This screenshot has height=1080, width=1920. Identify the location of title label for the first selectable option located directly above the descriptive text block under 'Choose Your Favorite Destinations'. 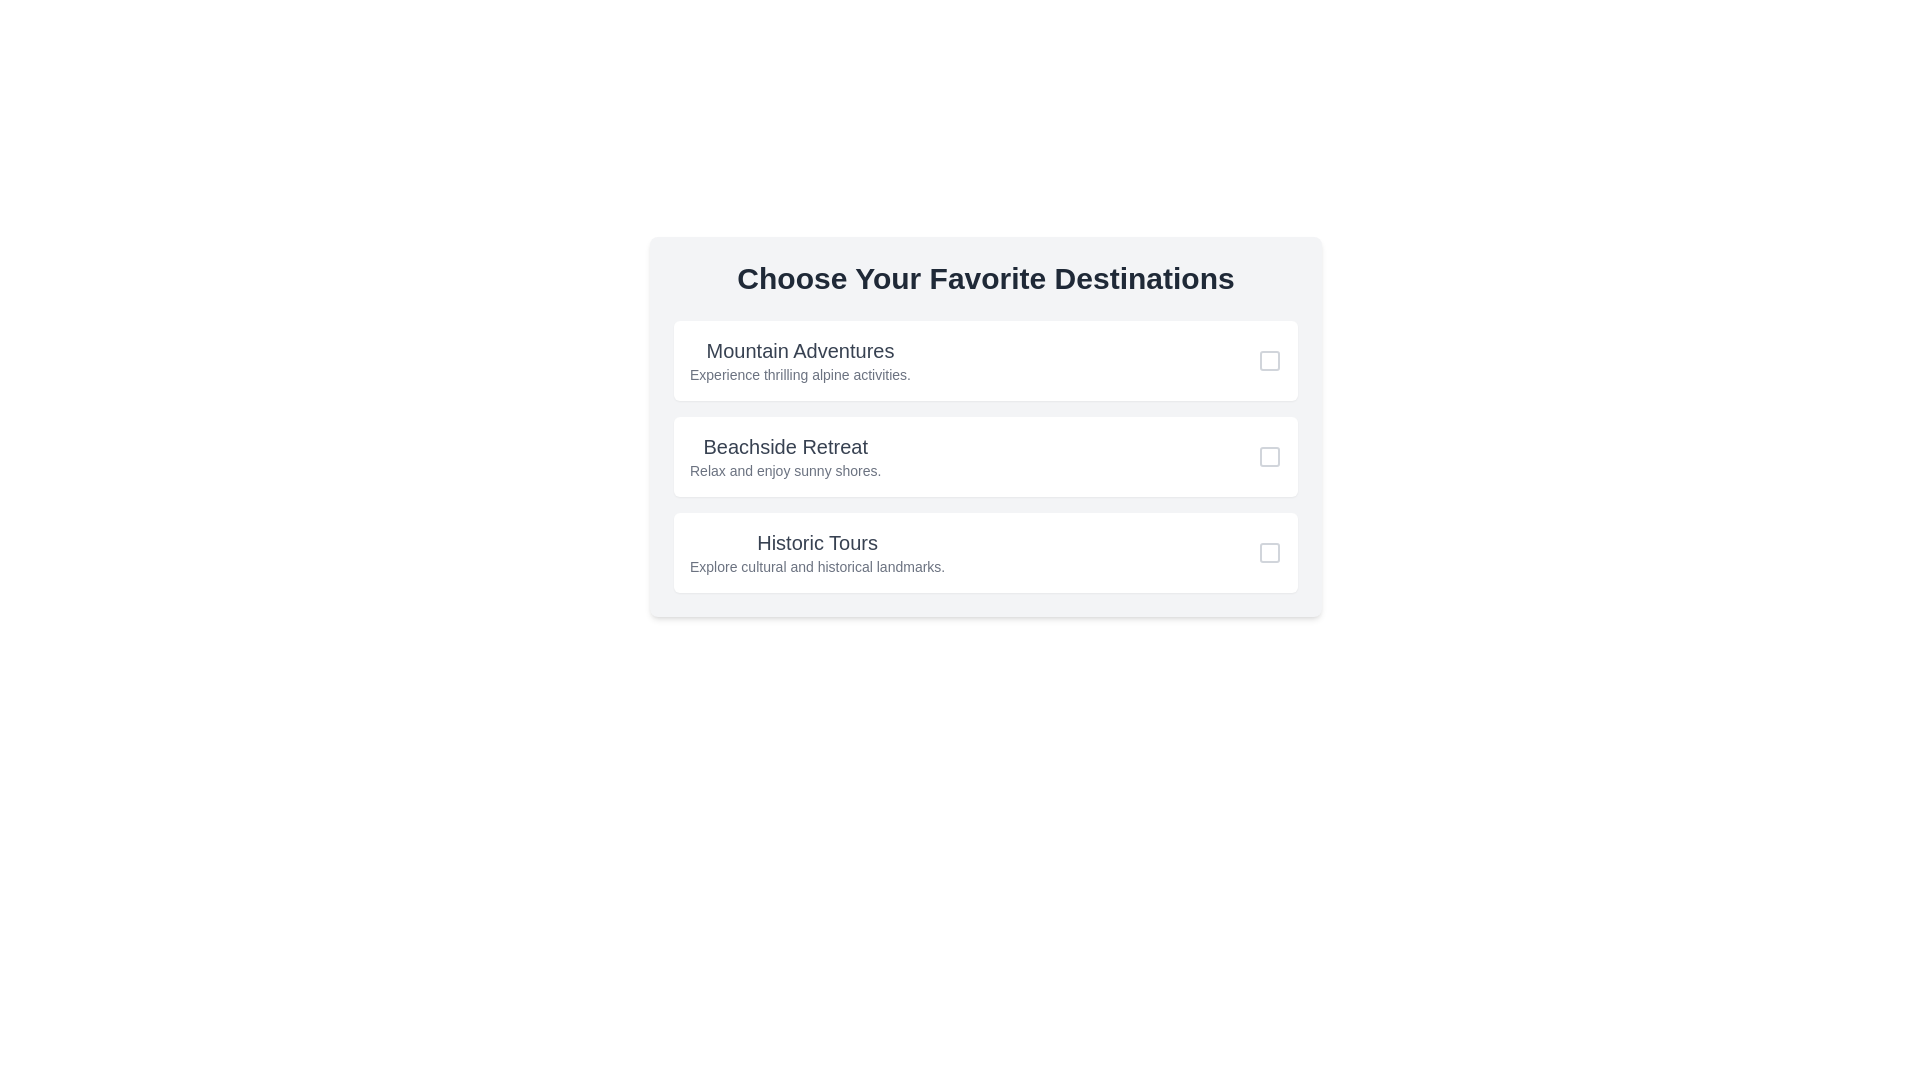
(800, 350).